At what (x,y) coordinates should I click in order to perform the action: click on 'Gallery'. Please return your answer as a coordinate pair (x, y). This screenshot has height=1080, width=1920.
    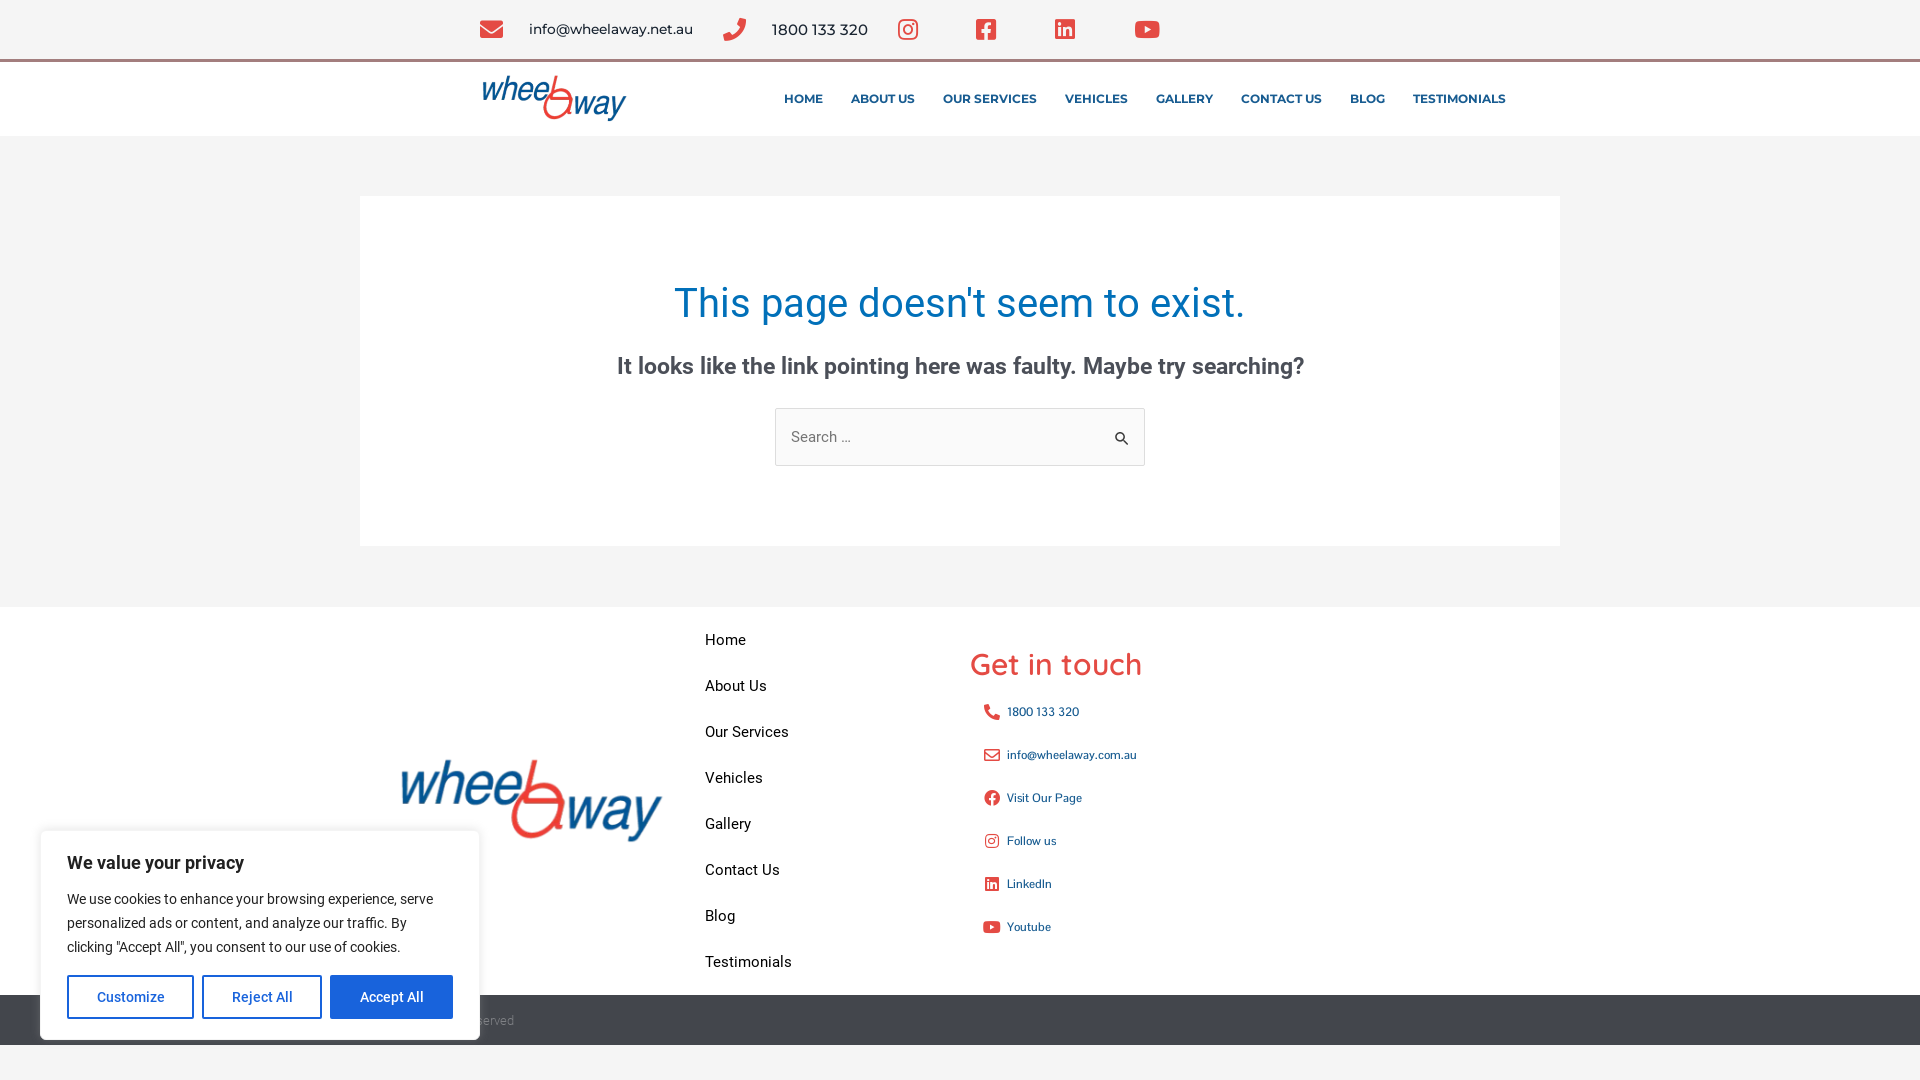
    Looking at the image, I should click on (817, 824).